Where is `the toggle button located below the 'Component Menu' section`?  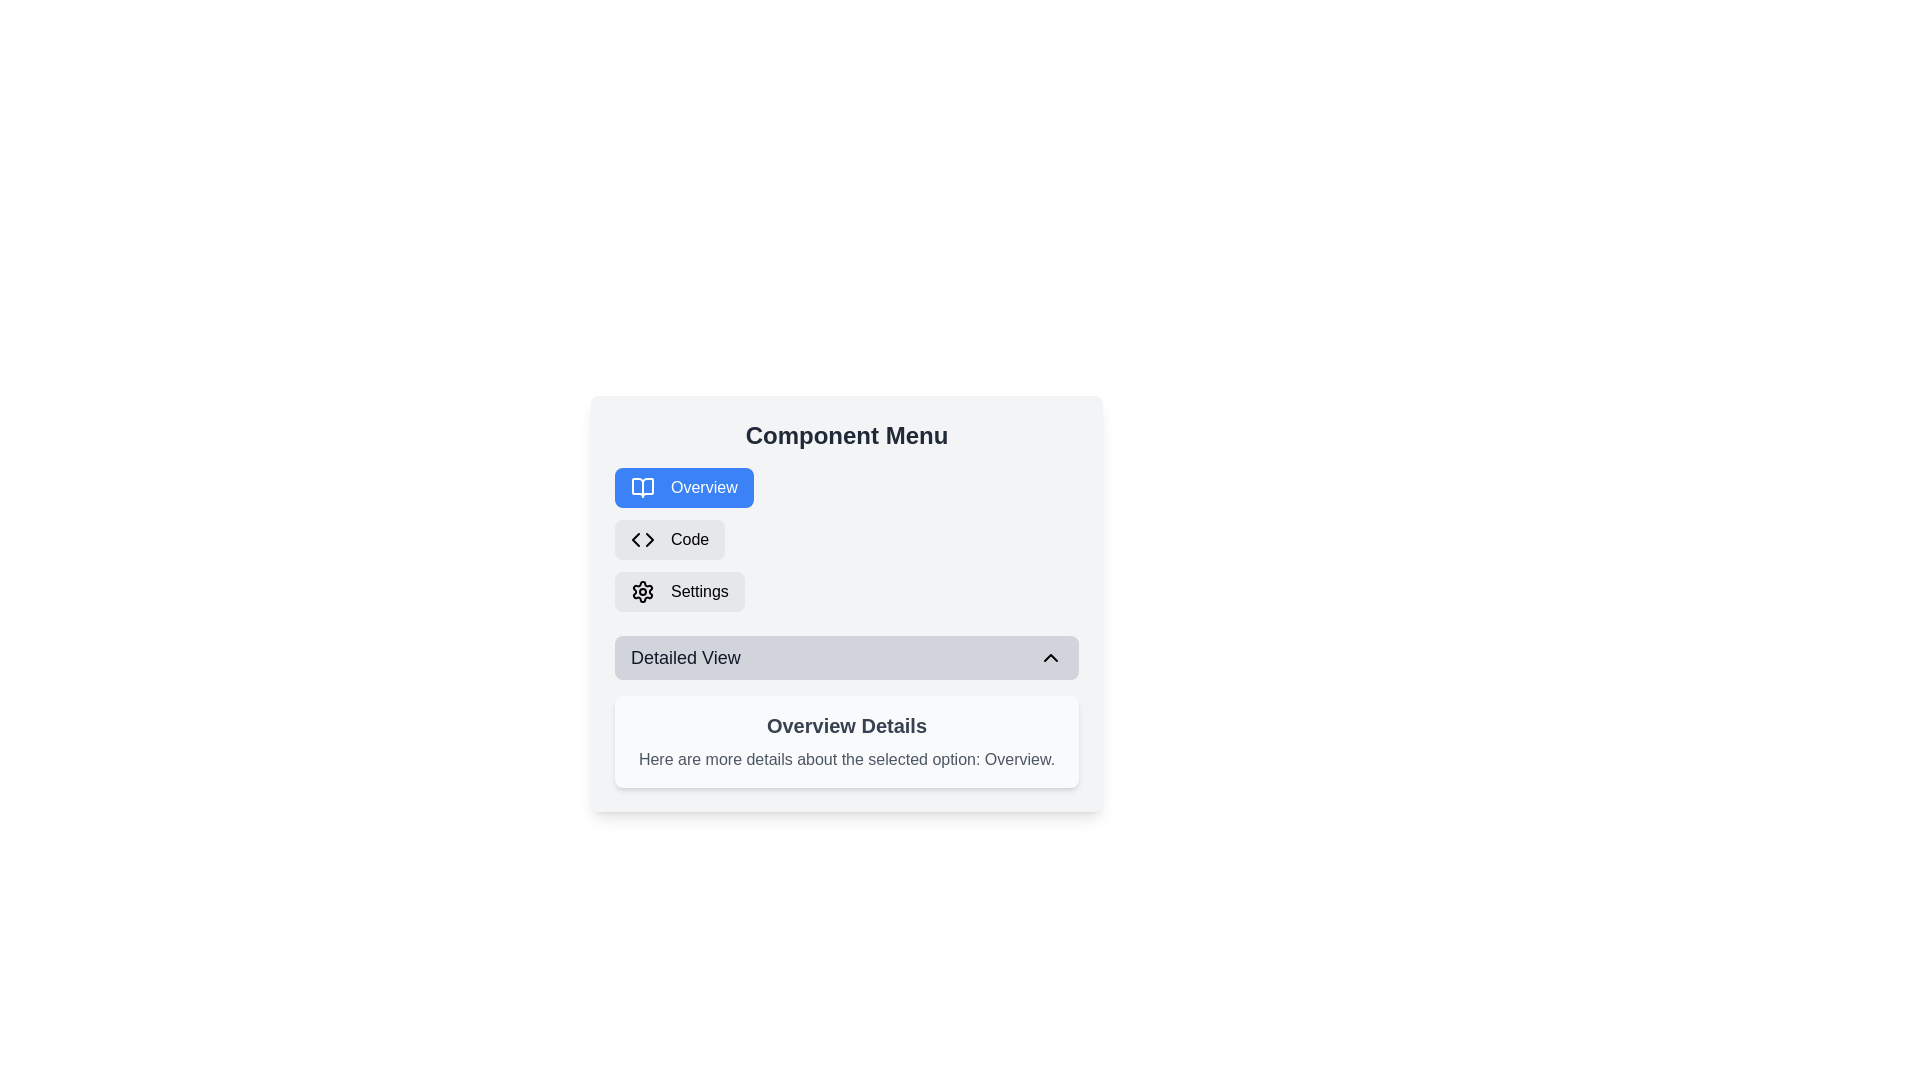 the toggle button located below the 'Component Menu' section is located at coordinates (846, 658).